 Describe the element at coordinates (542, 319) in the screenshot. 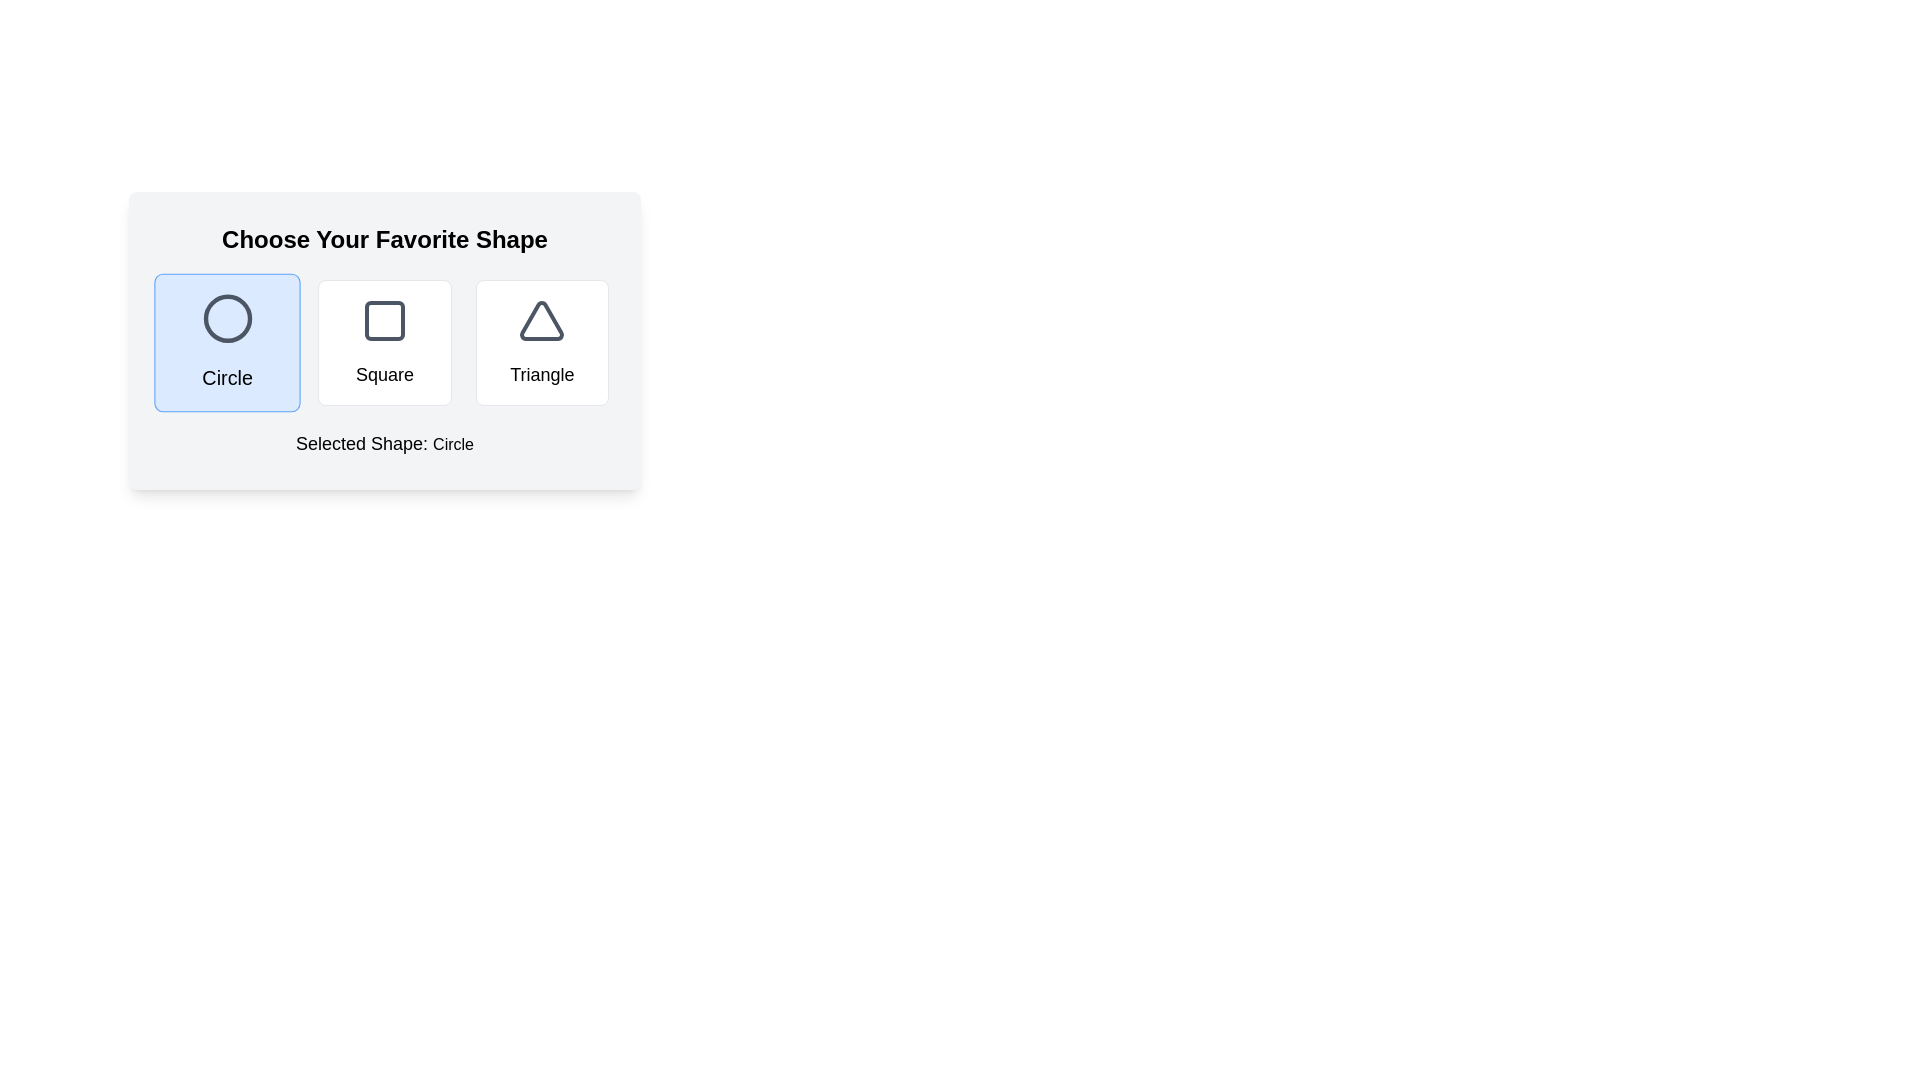

I see `the triangular SVG icon in the third card from the left in the shape selection interface, which is located above the text label 'Triangle'` at that location.